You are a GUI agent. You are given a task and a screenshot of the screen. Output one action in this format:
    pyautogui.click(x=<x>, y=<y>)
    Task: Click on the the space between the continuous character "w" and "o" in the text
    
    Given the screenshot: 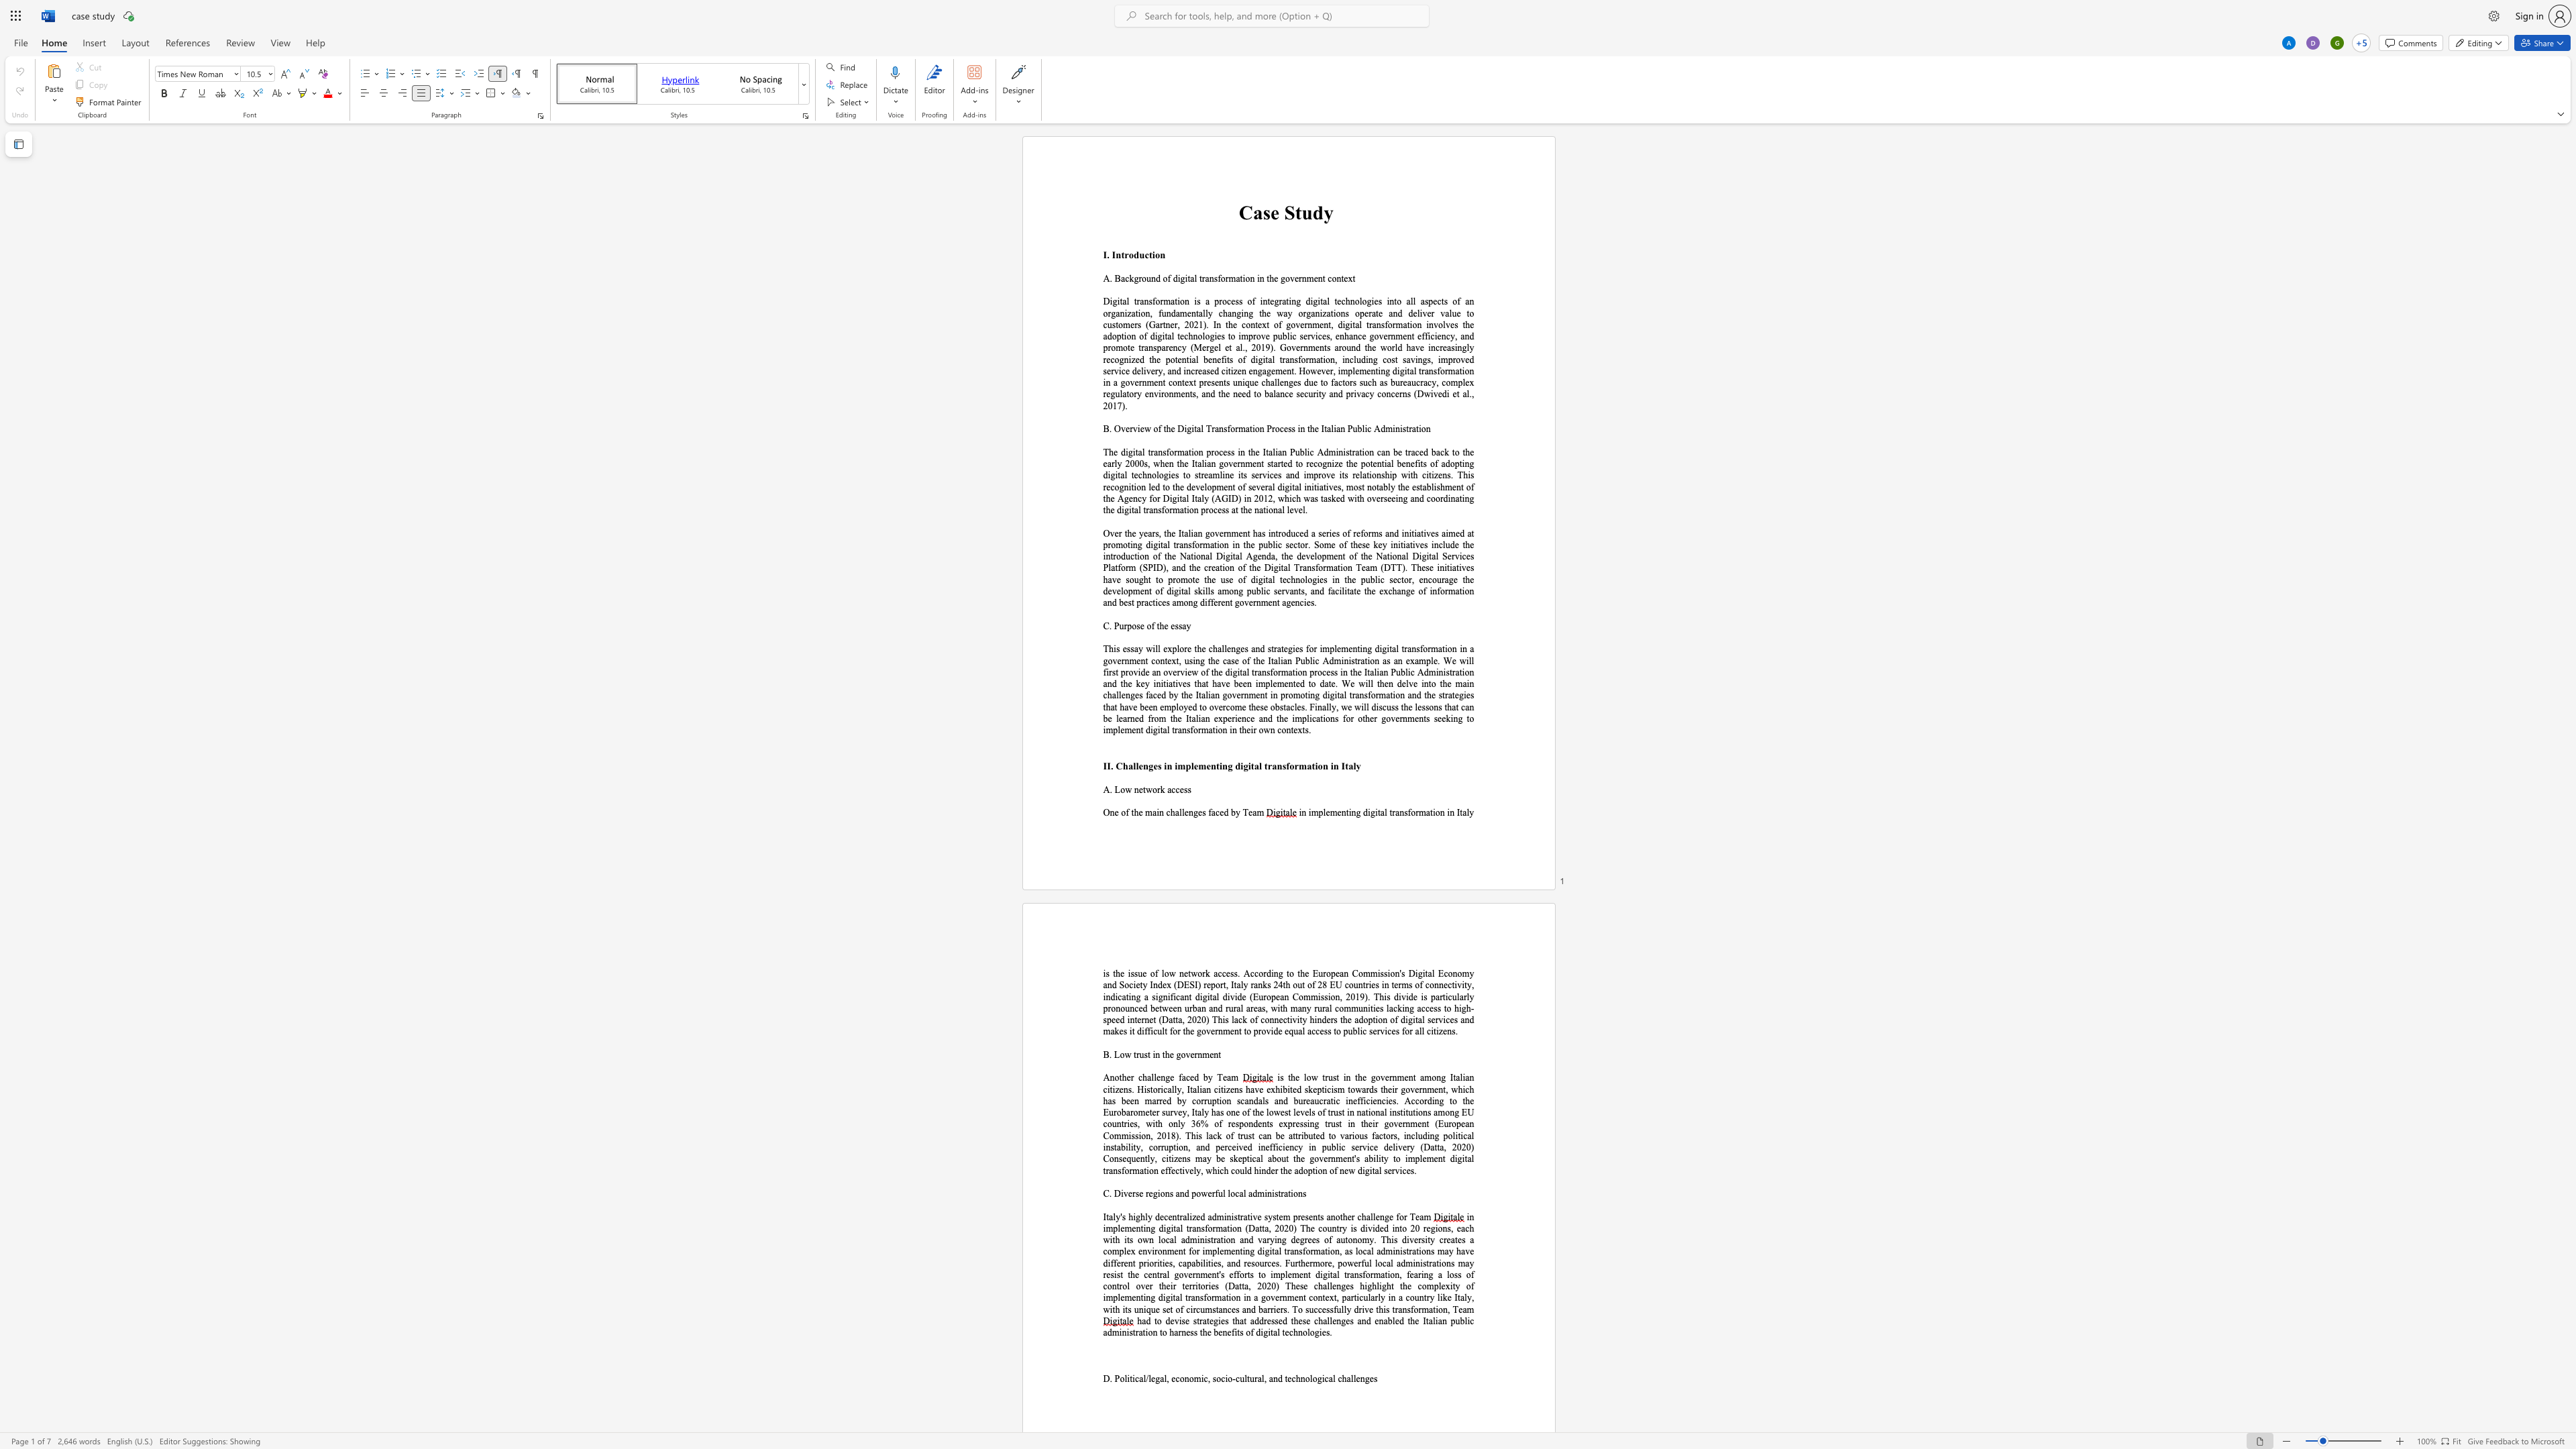 What is the action you would take?
    pyautogui.click(x=1150, y=788)
    